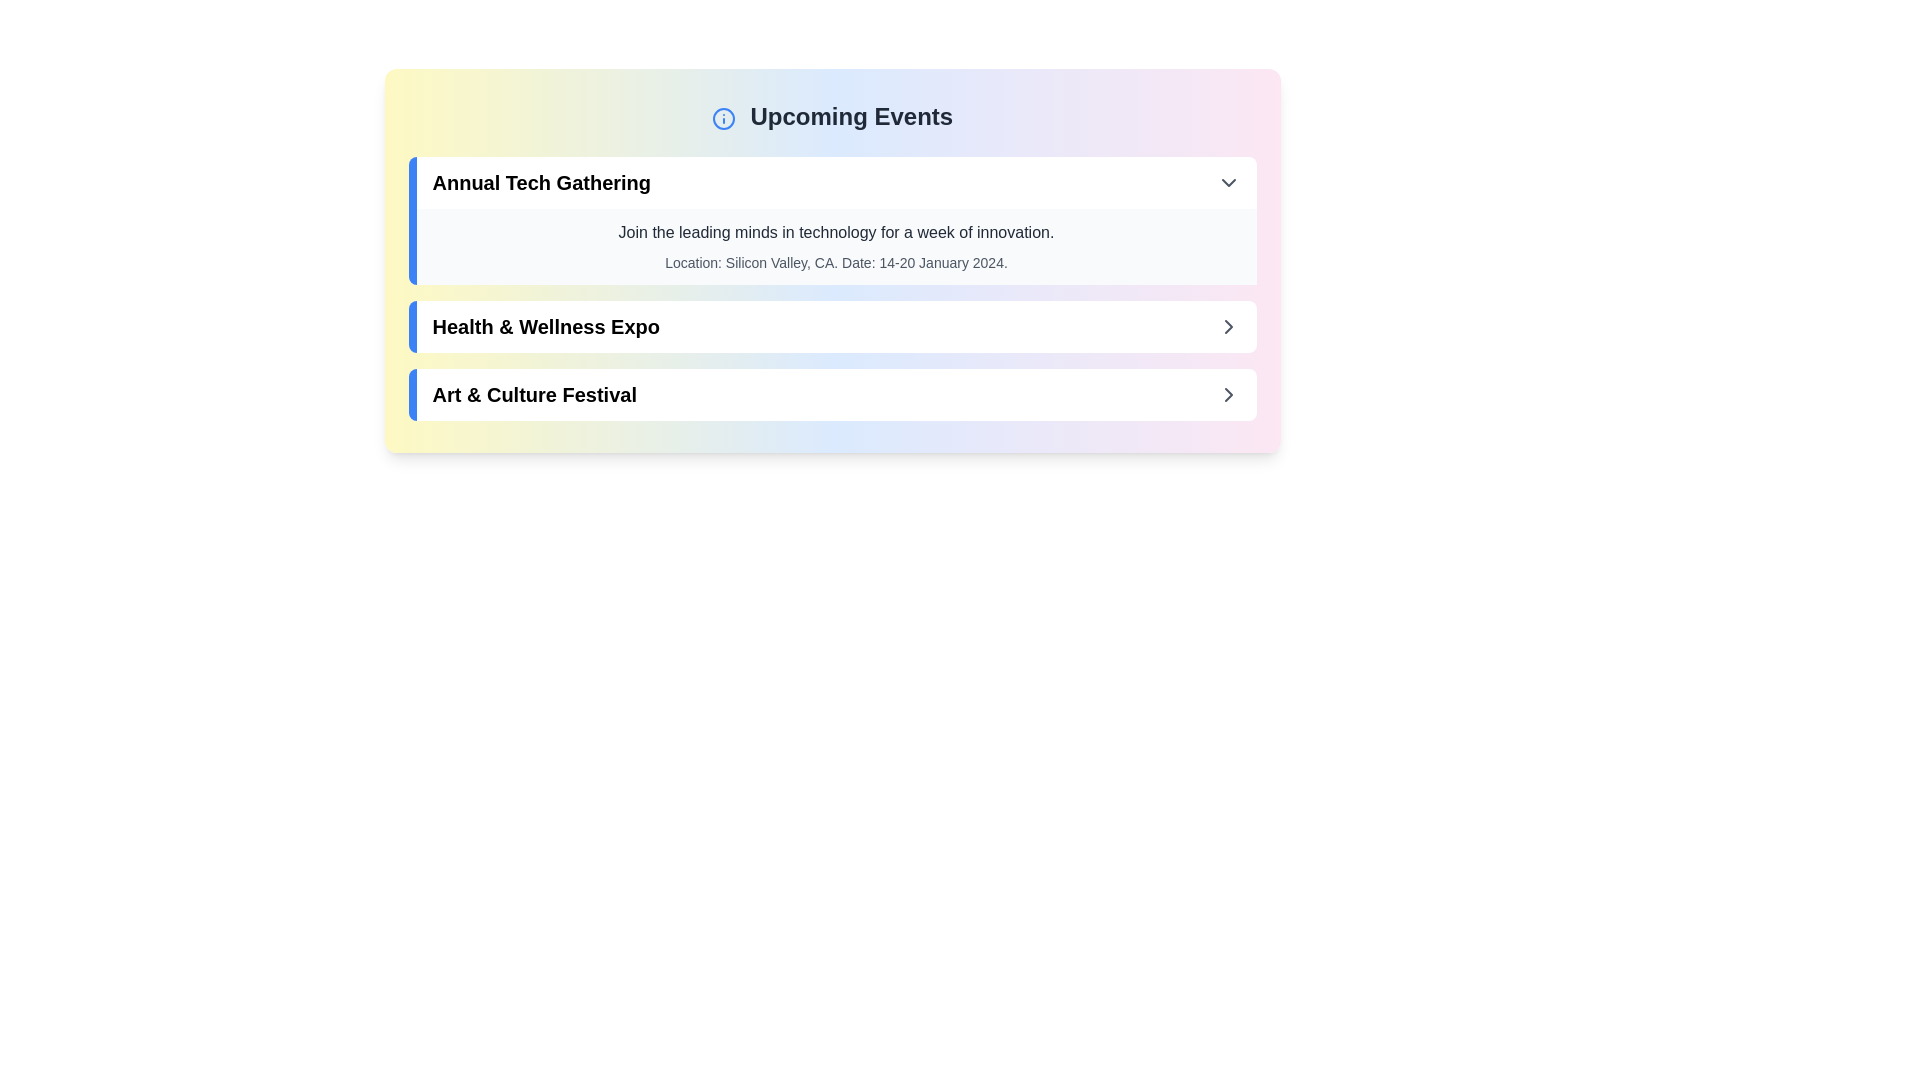 The width and height of the screenshot is (1920, 1080). What do you see at coordinates (832, 116) in the screenshot?
I see `the text-based header that indicates the section for upcoming events, positioned at the top of the section above event descriptions` at bounding box center [832, 116].